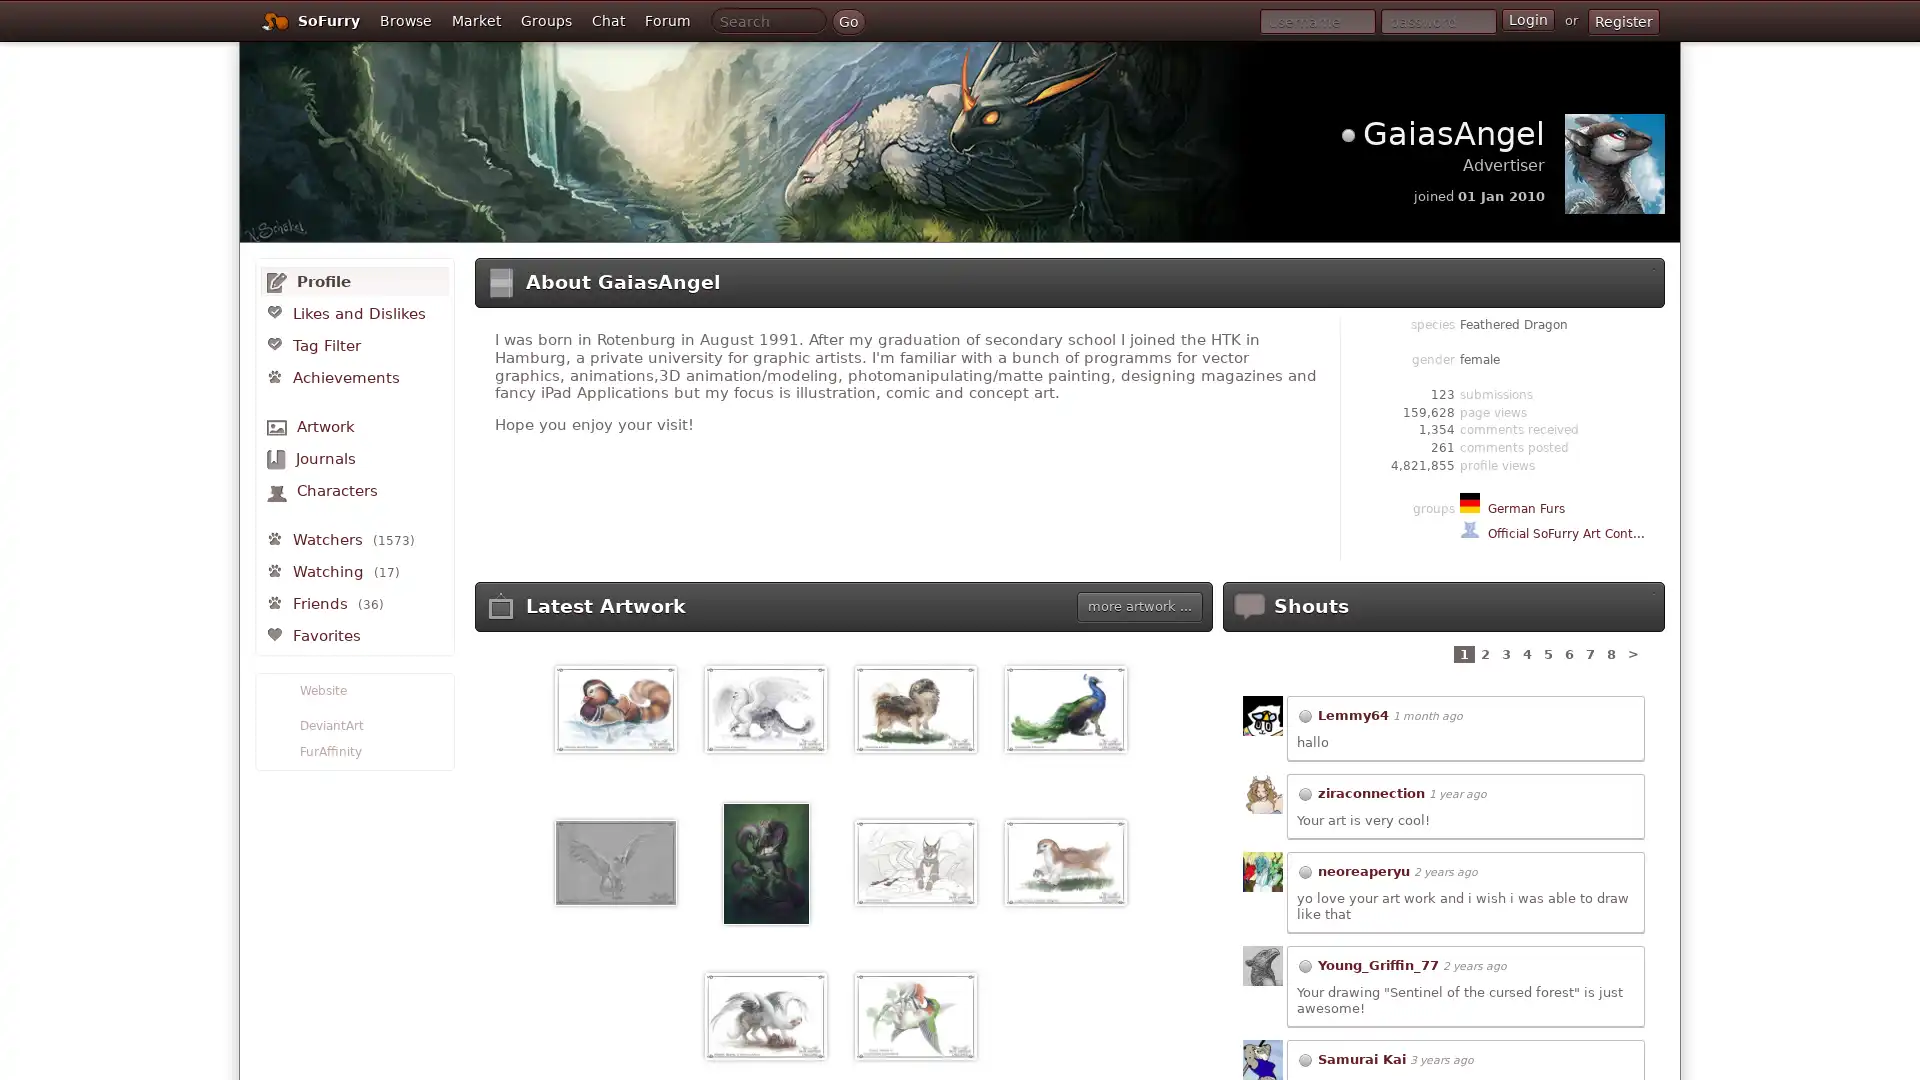  Describe the element at coordinates (849, 22) in the screenshot. I see `Go` at that location.